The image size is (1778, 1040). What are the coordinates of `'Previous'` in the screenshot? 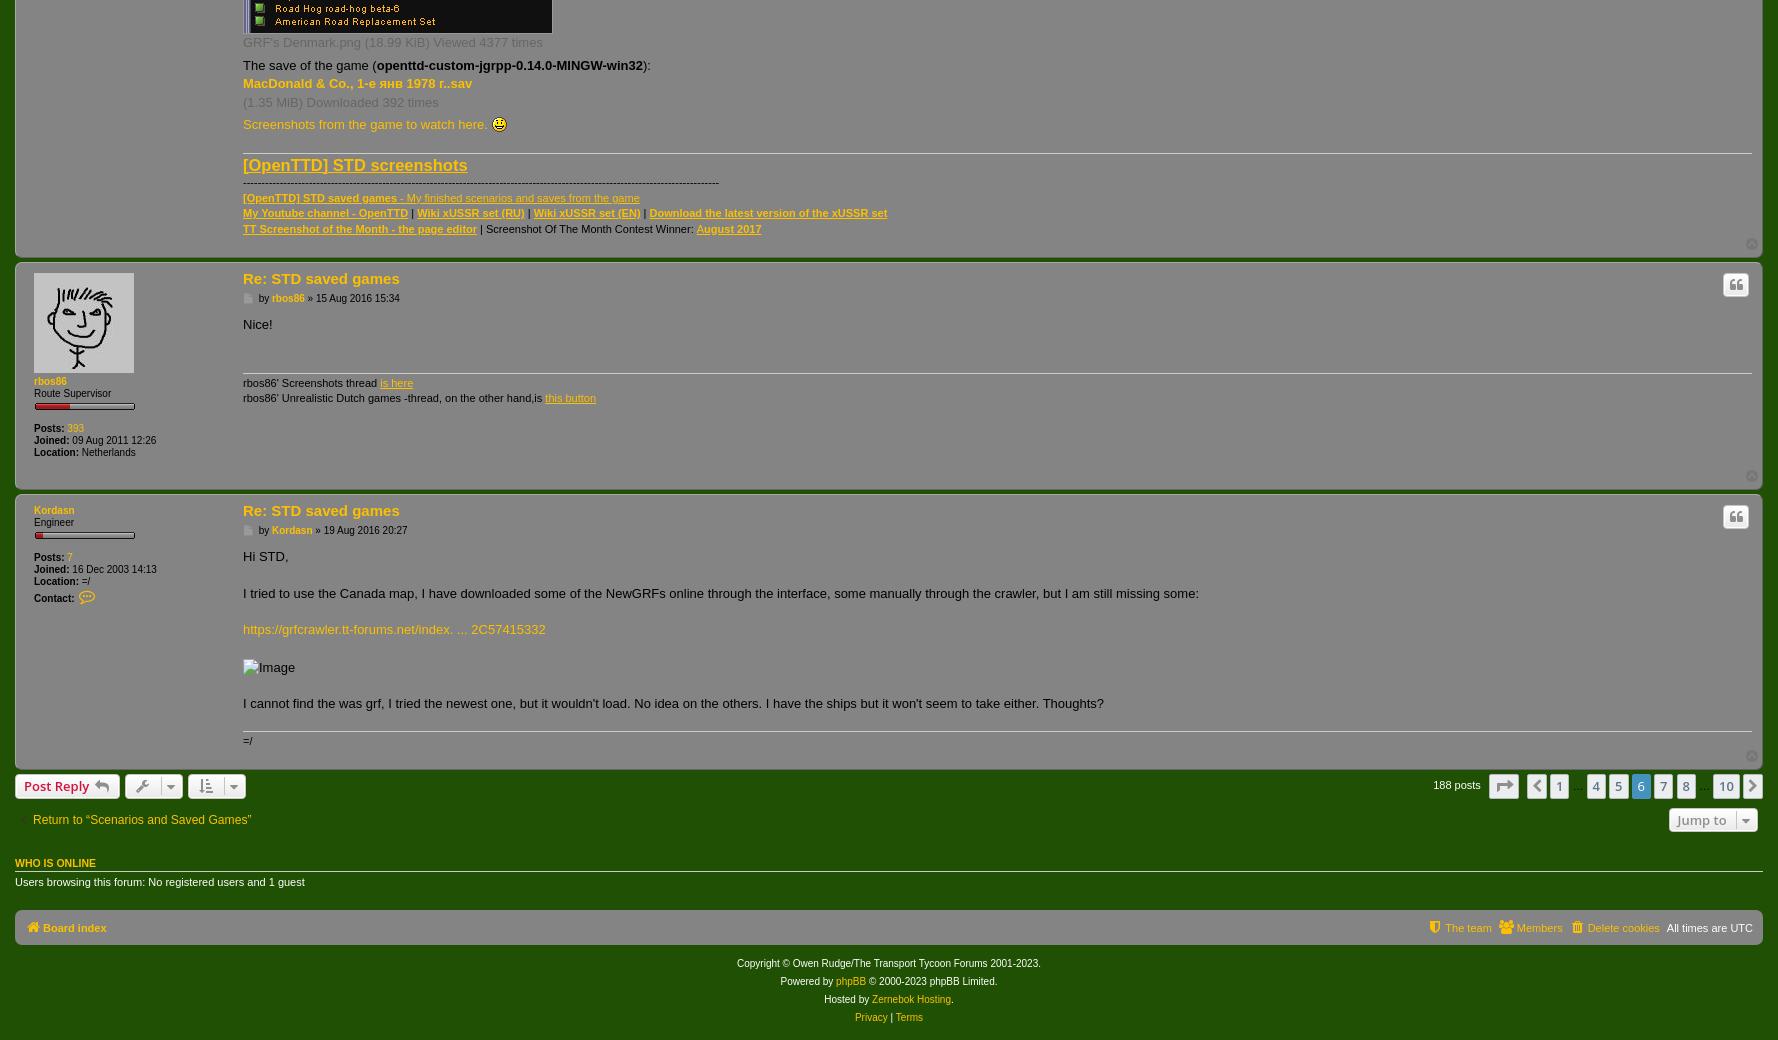 It's located at (1576, 785).